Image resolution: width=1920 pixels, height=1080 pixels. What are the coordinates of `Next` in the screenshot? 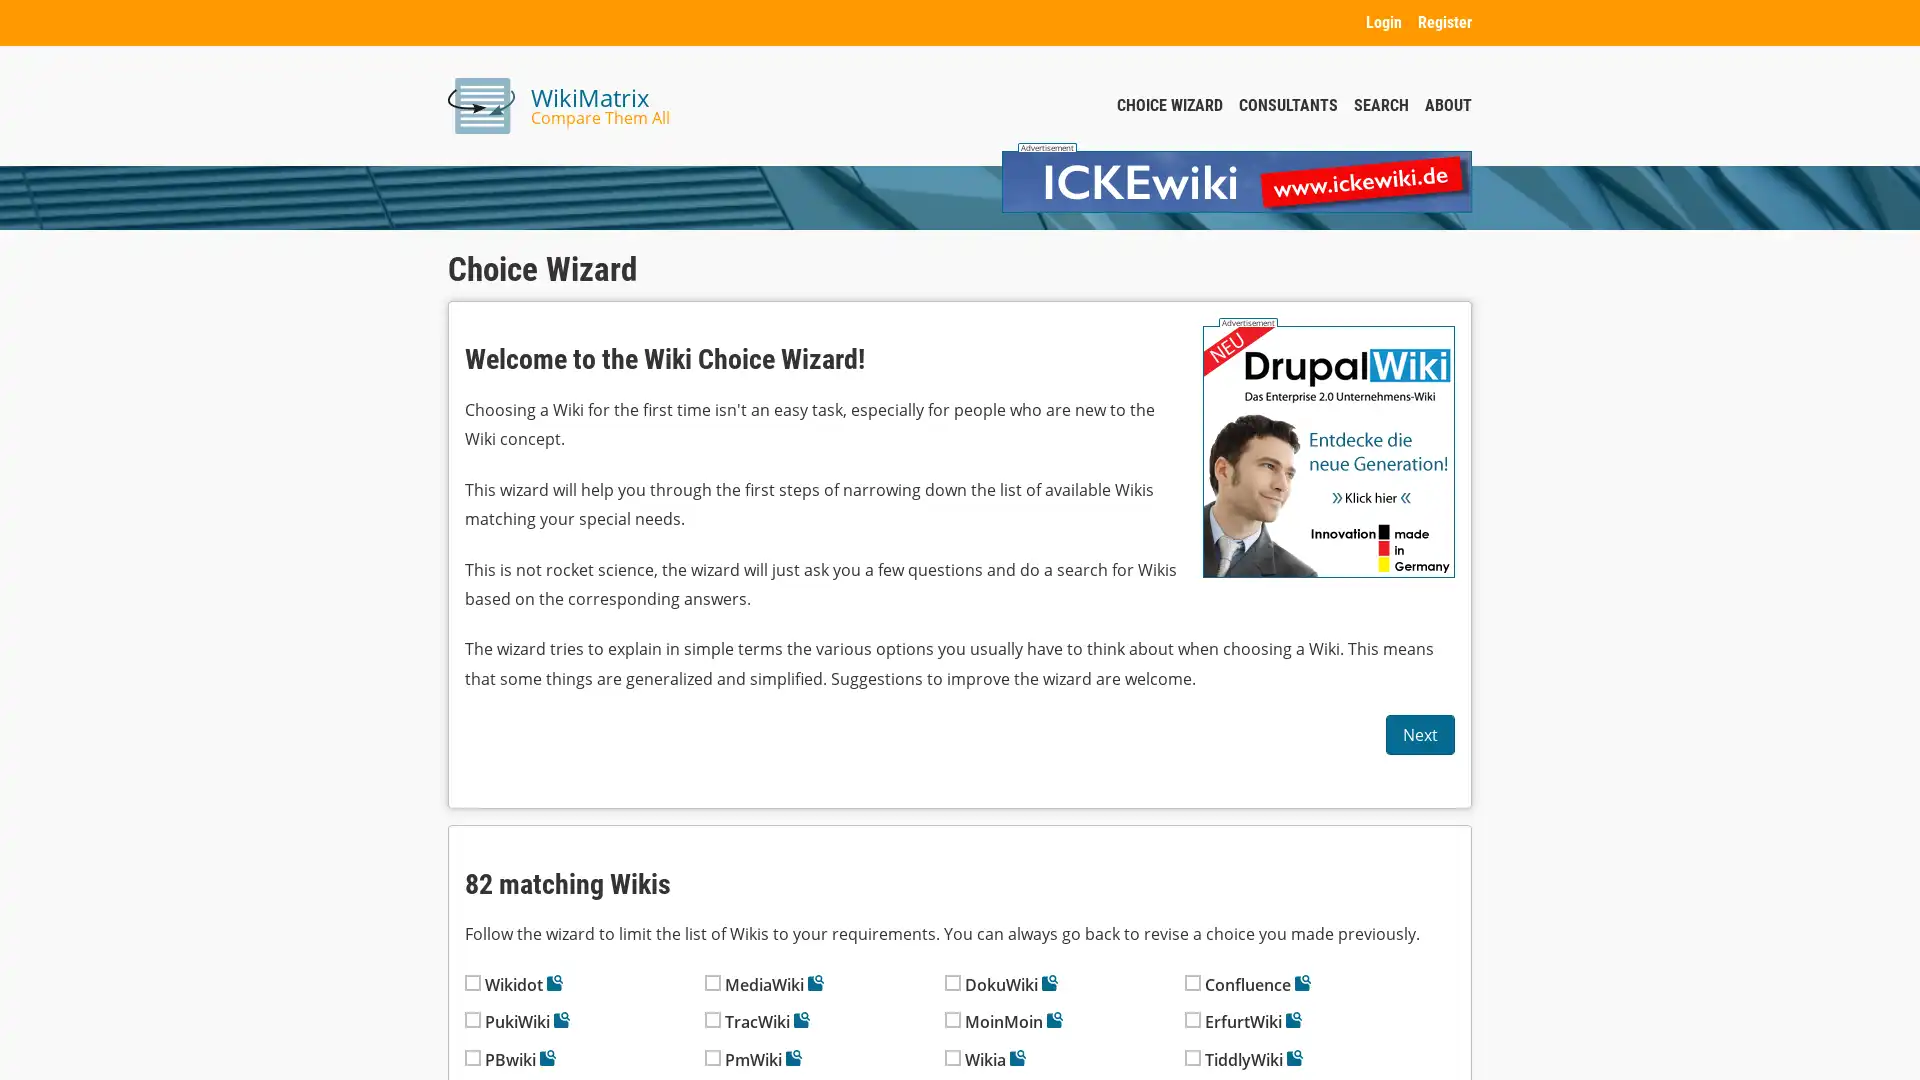 It's located at (1419, 735).